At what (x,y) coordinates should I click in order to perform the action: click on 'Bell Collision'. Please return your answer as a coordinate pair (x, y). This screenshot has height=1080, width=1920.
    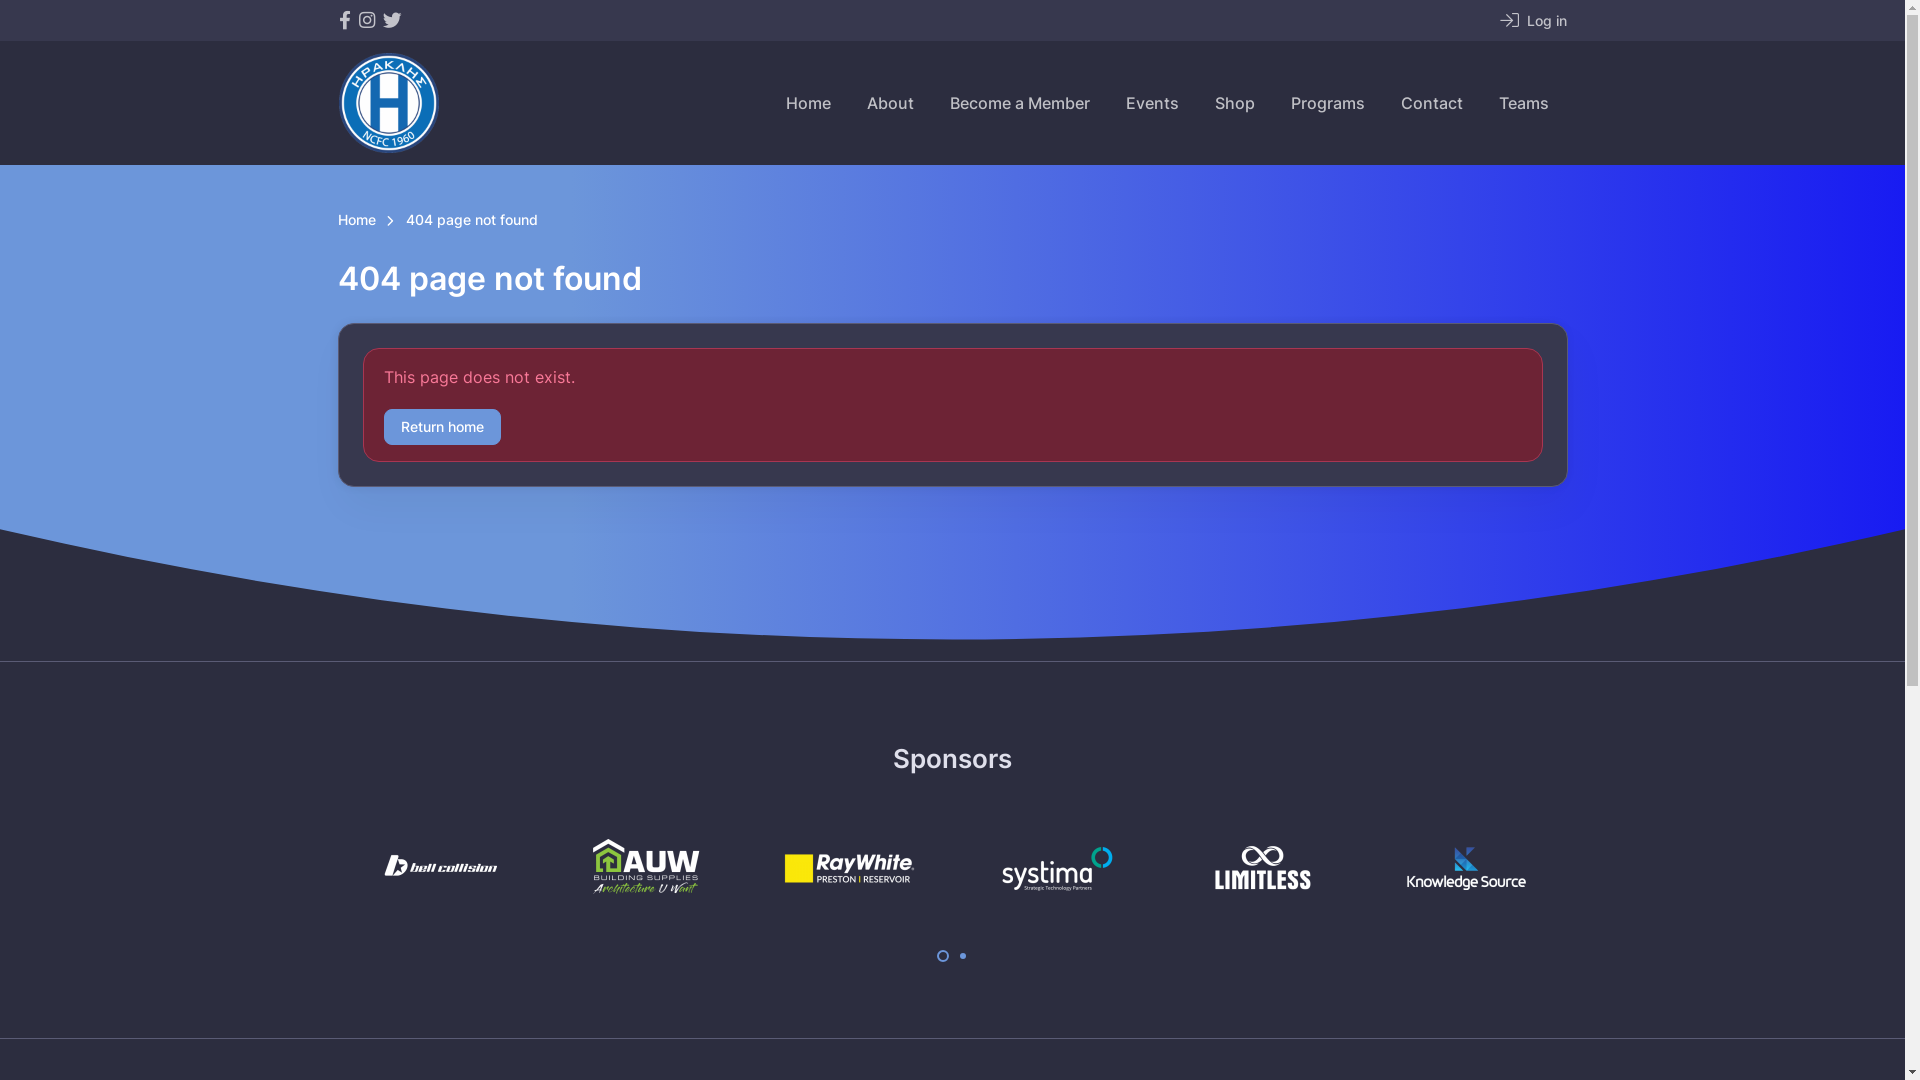
    Looking at the image, I should click on (364, 867).